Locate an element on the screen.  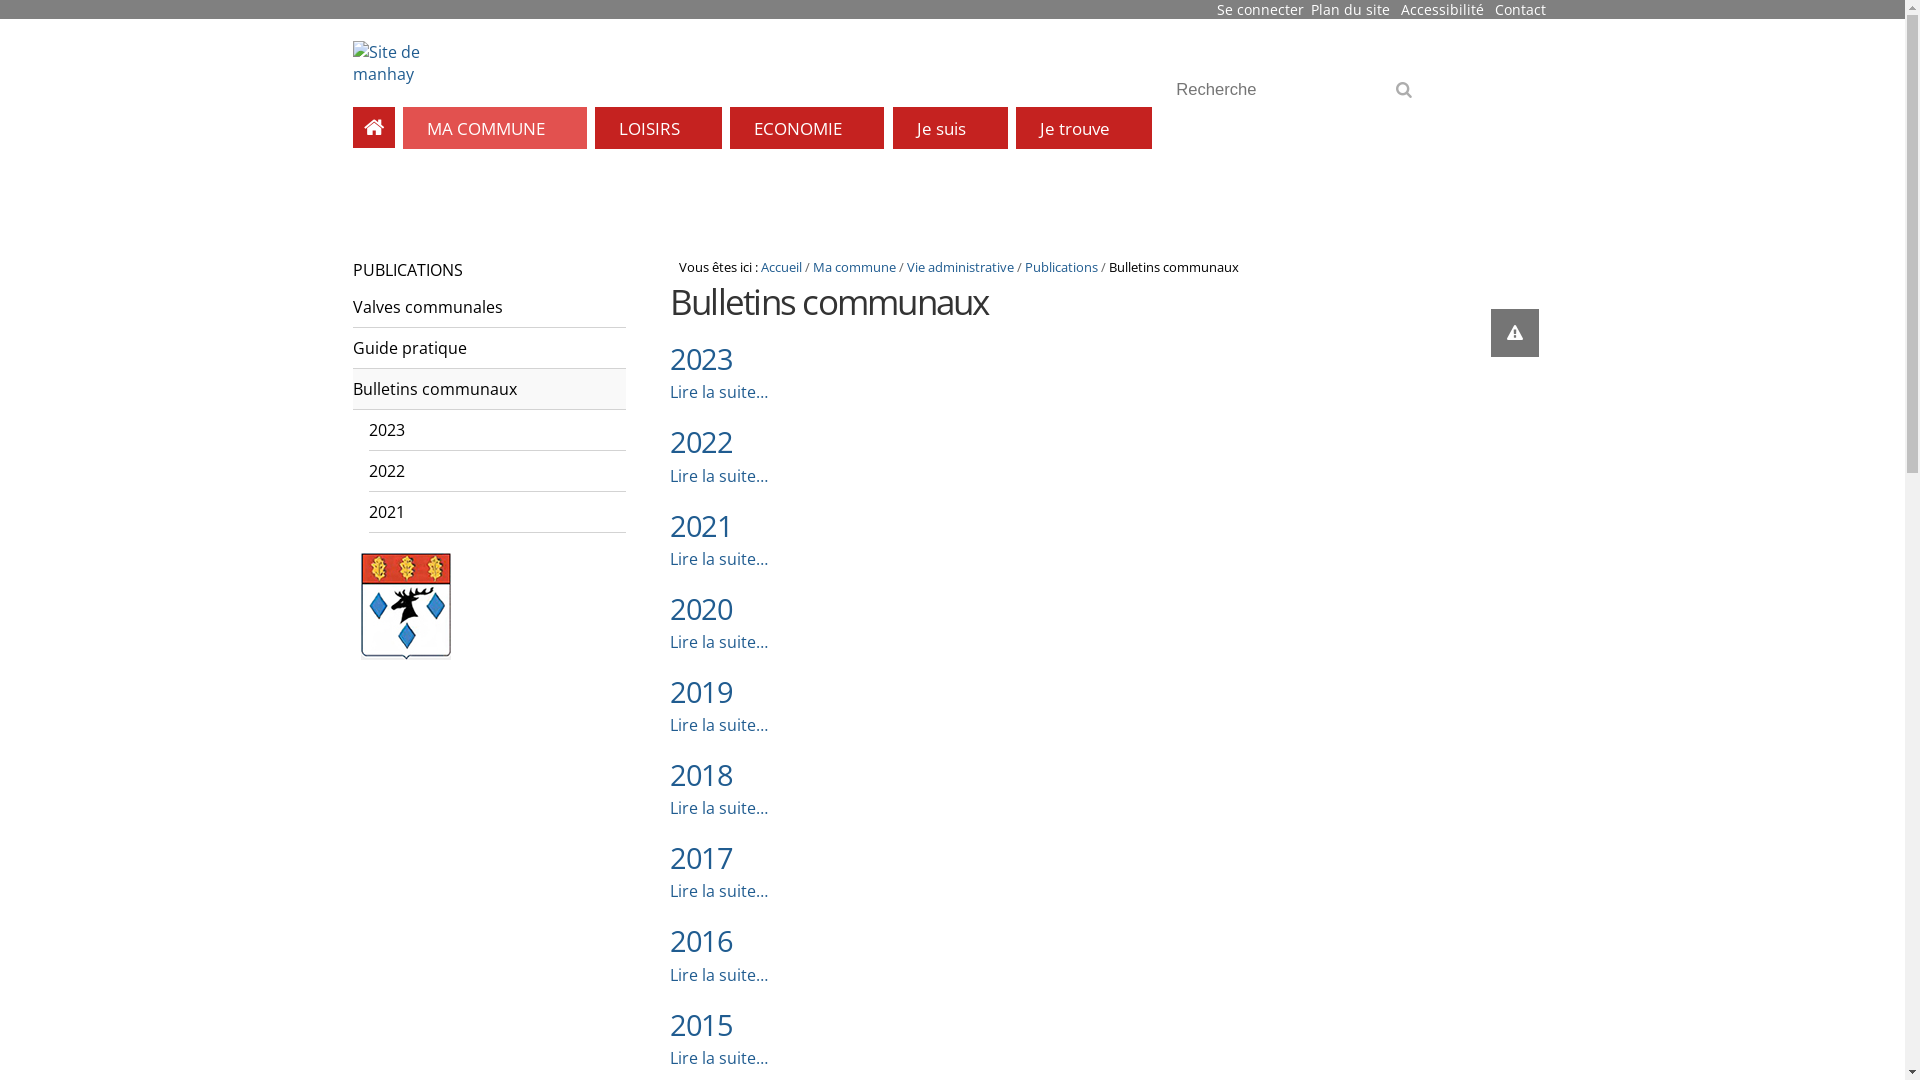
'Guide pratique' is located at coordinates (488, 347).